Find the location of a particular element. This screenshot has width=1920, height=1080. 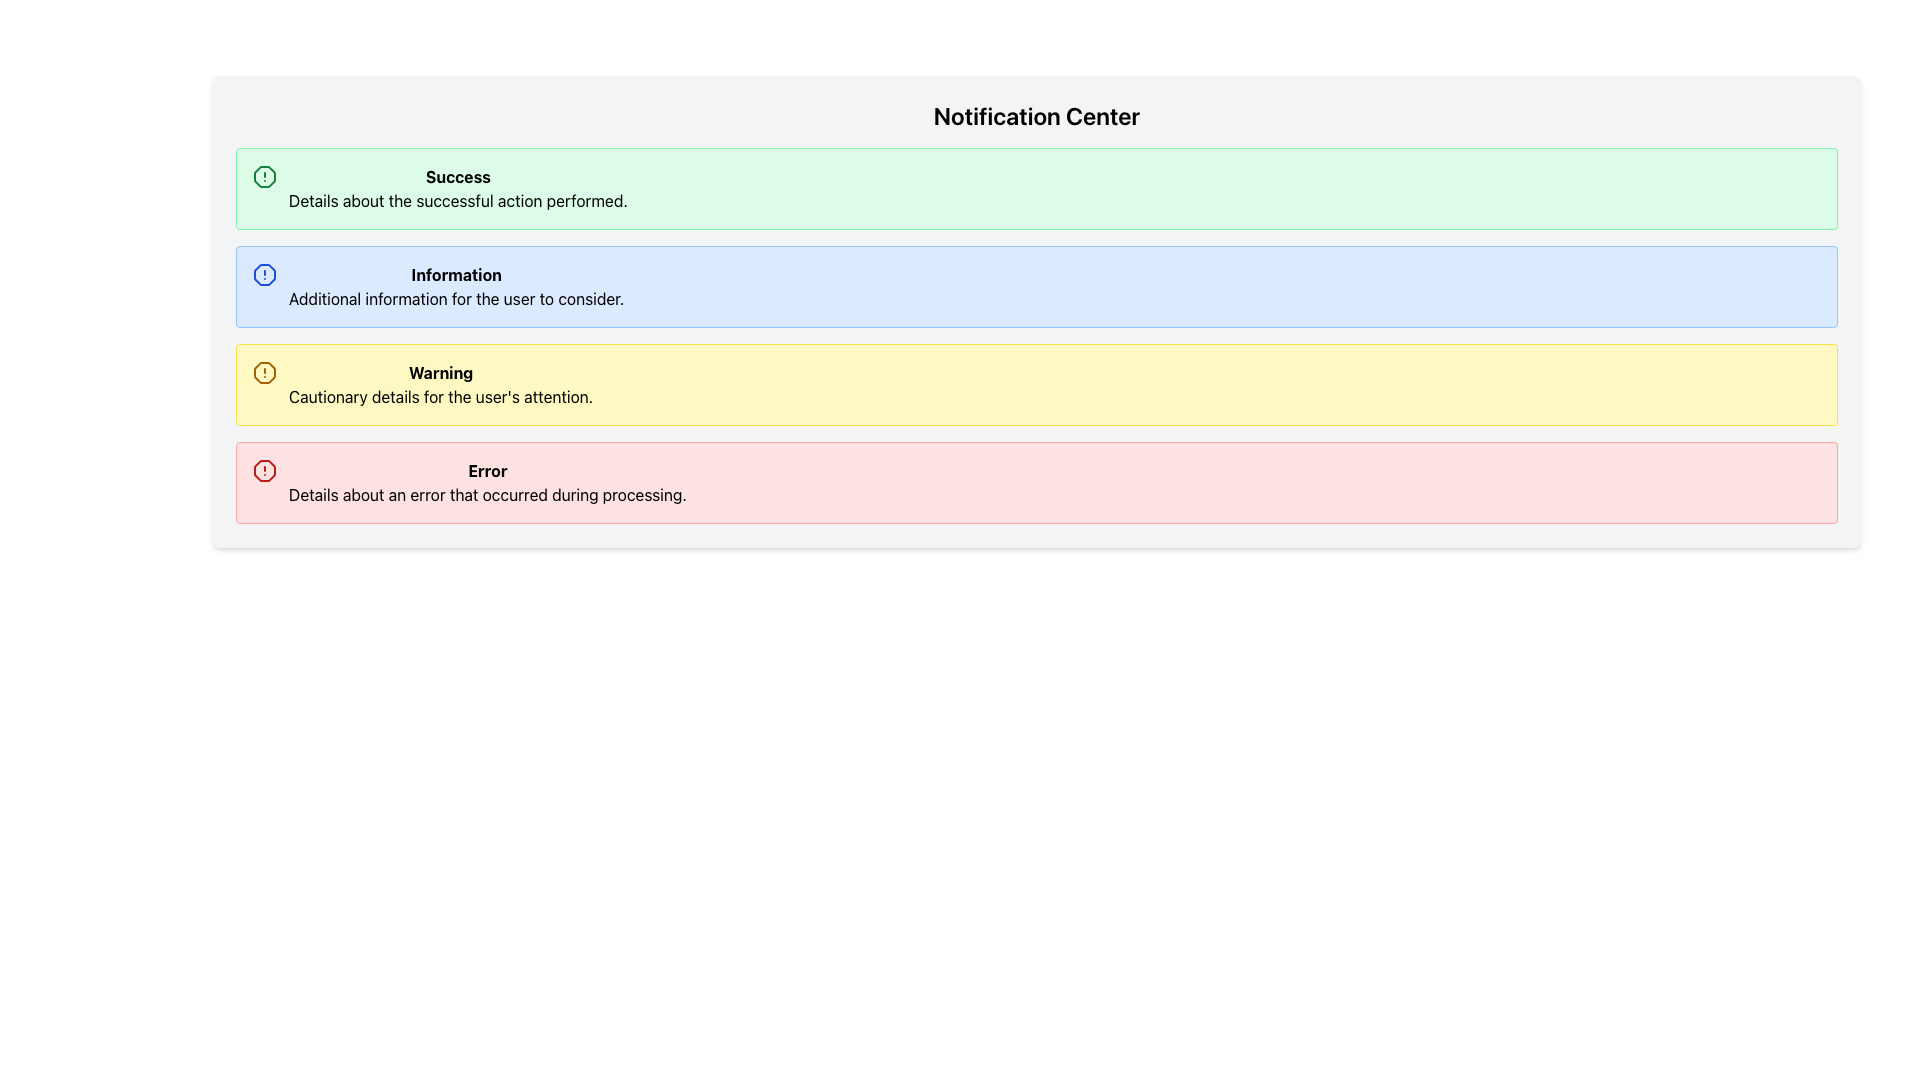

the warning icon located in the 'Warning' section with a yellow background, positioned to the left of the accompanying descriptive text is located at coordinates (263, 373).